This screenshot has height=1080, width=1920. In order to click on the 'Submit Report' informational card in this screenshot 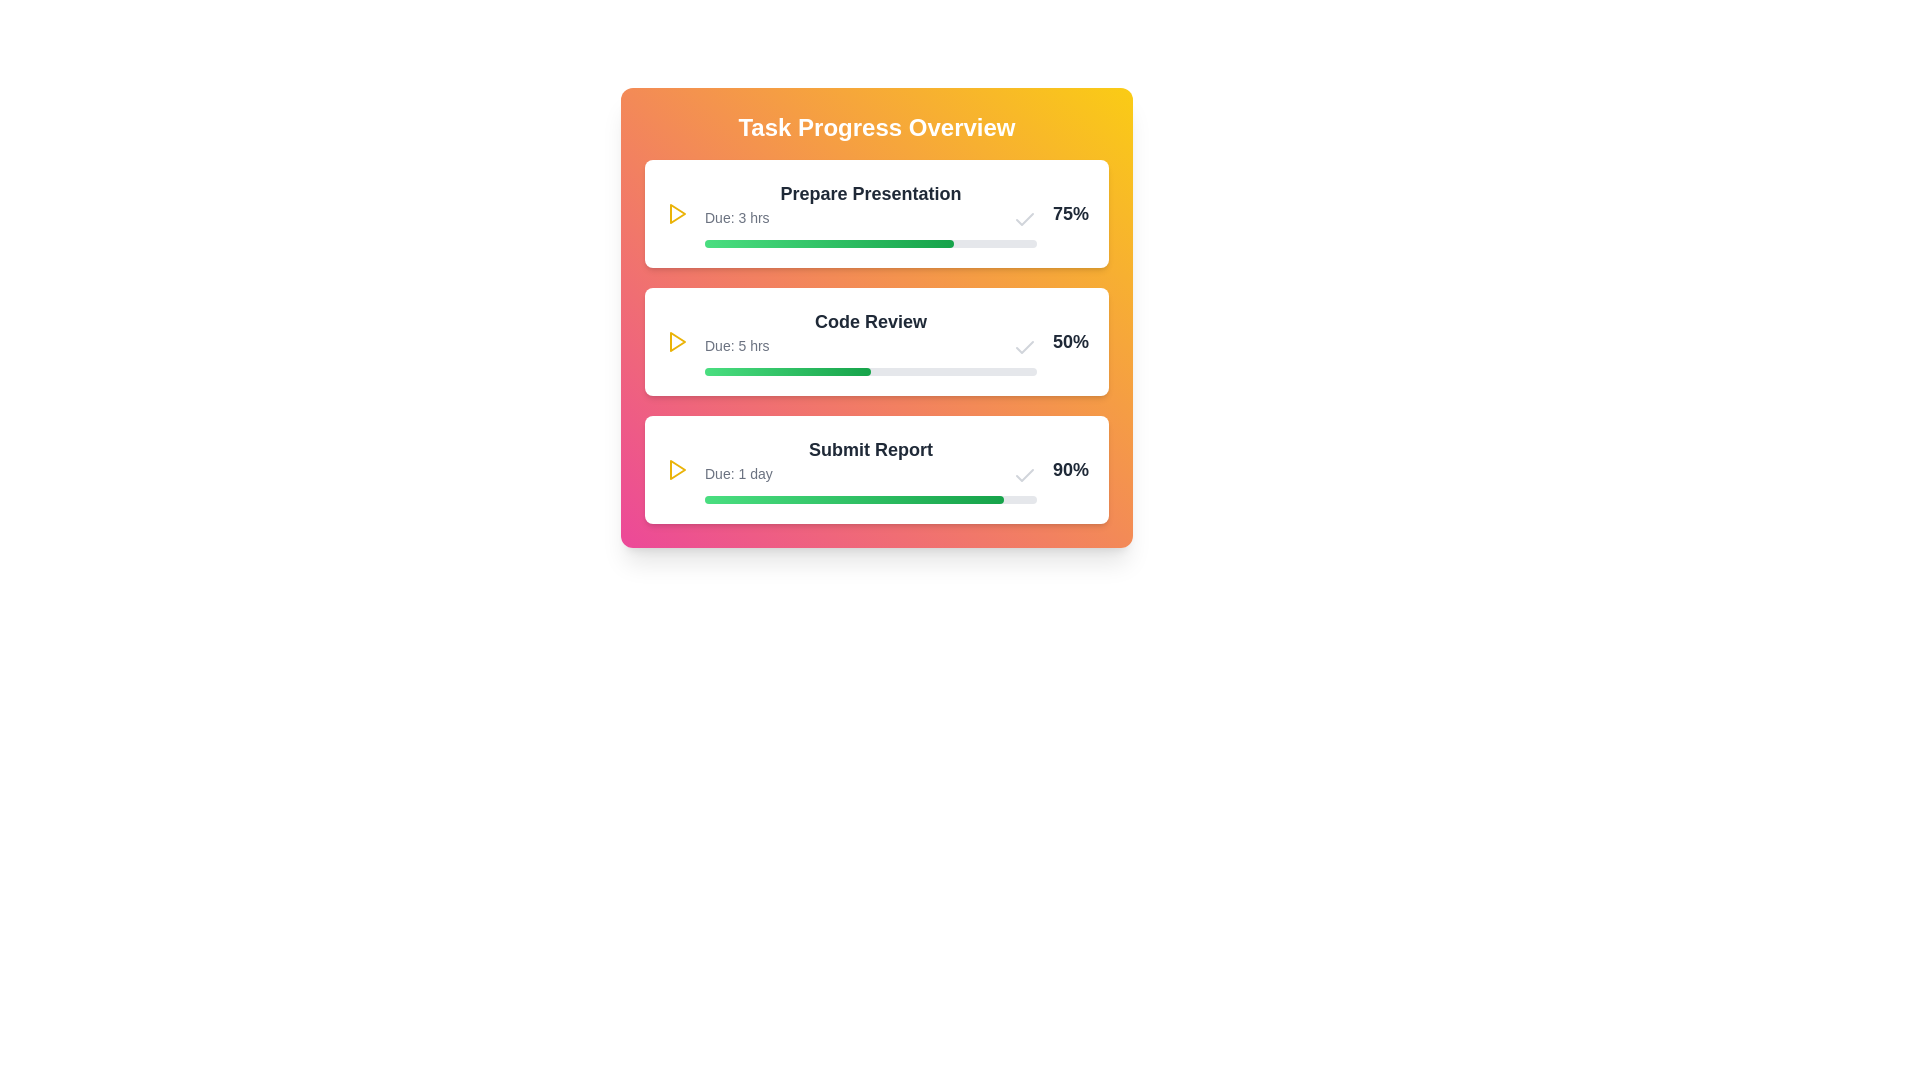, I will do `click(877, 470)`.